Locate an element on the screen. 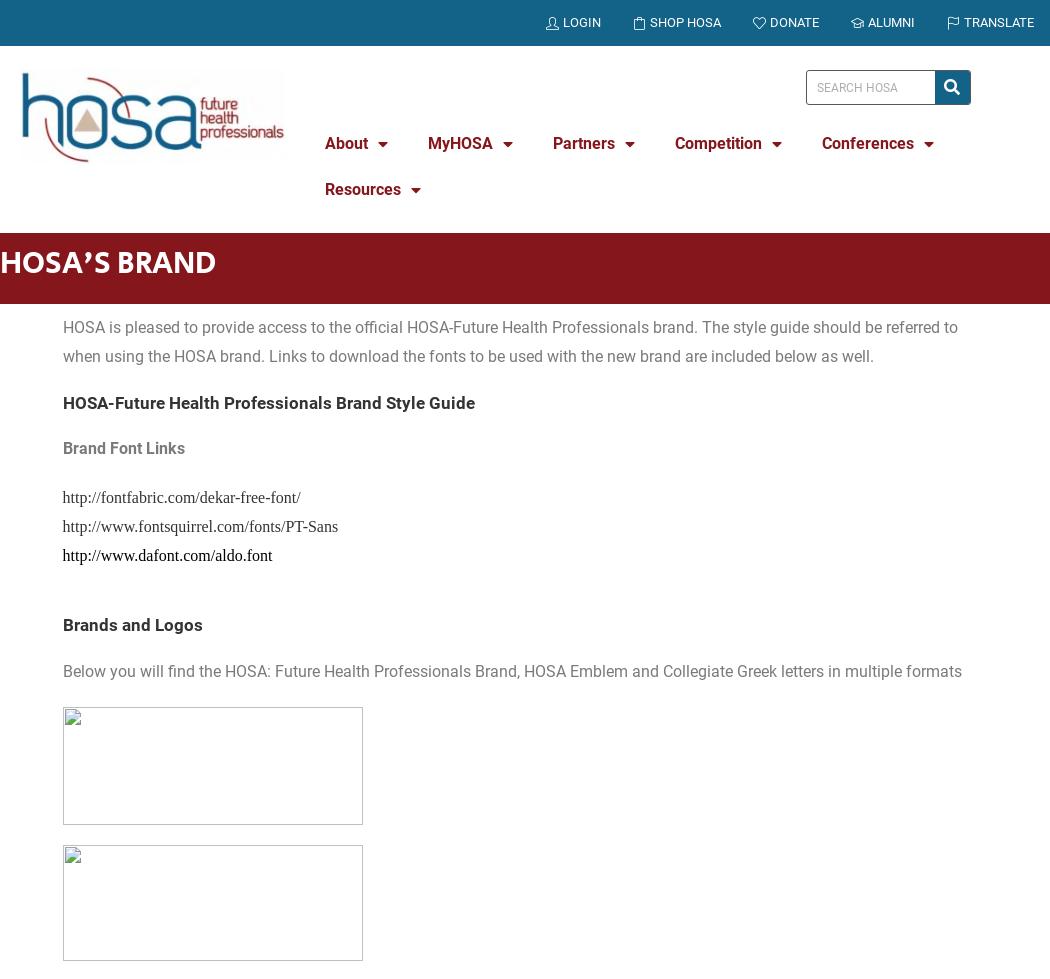  'Resources' is located at coordinates (361, 189).